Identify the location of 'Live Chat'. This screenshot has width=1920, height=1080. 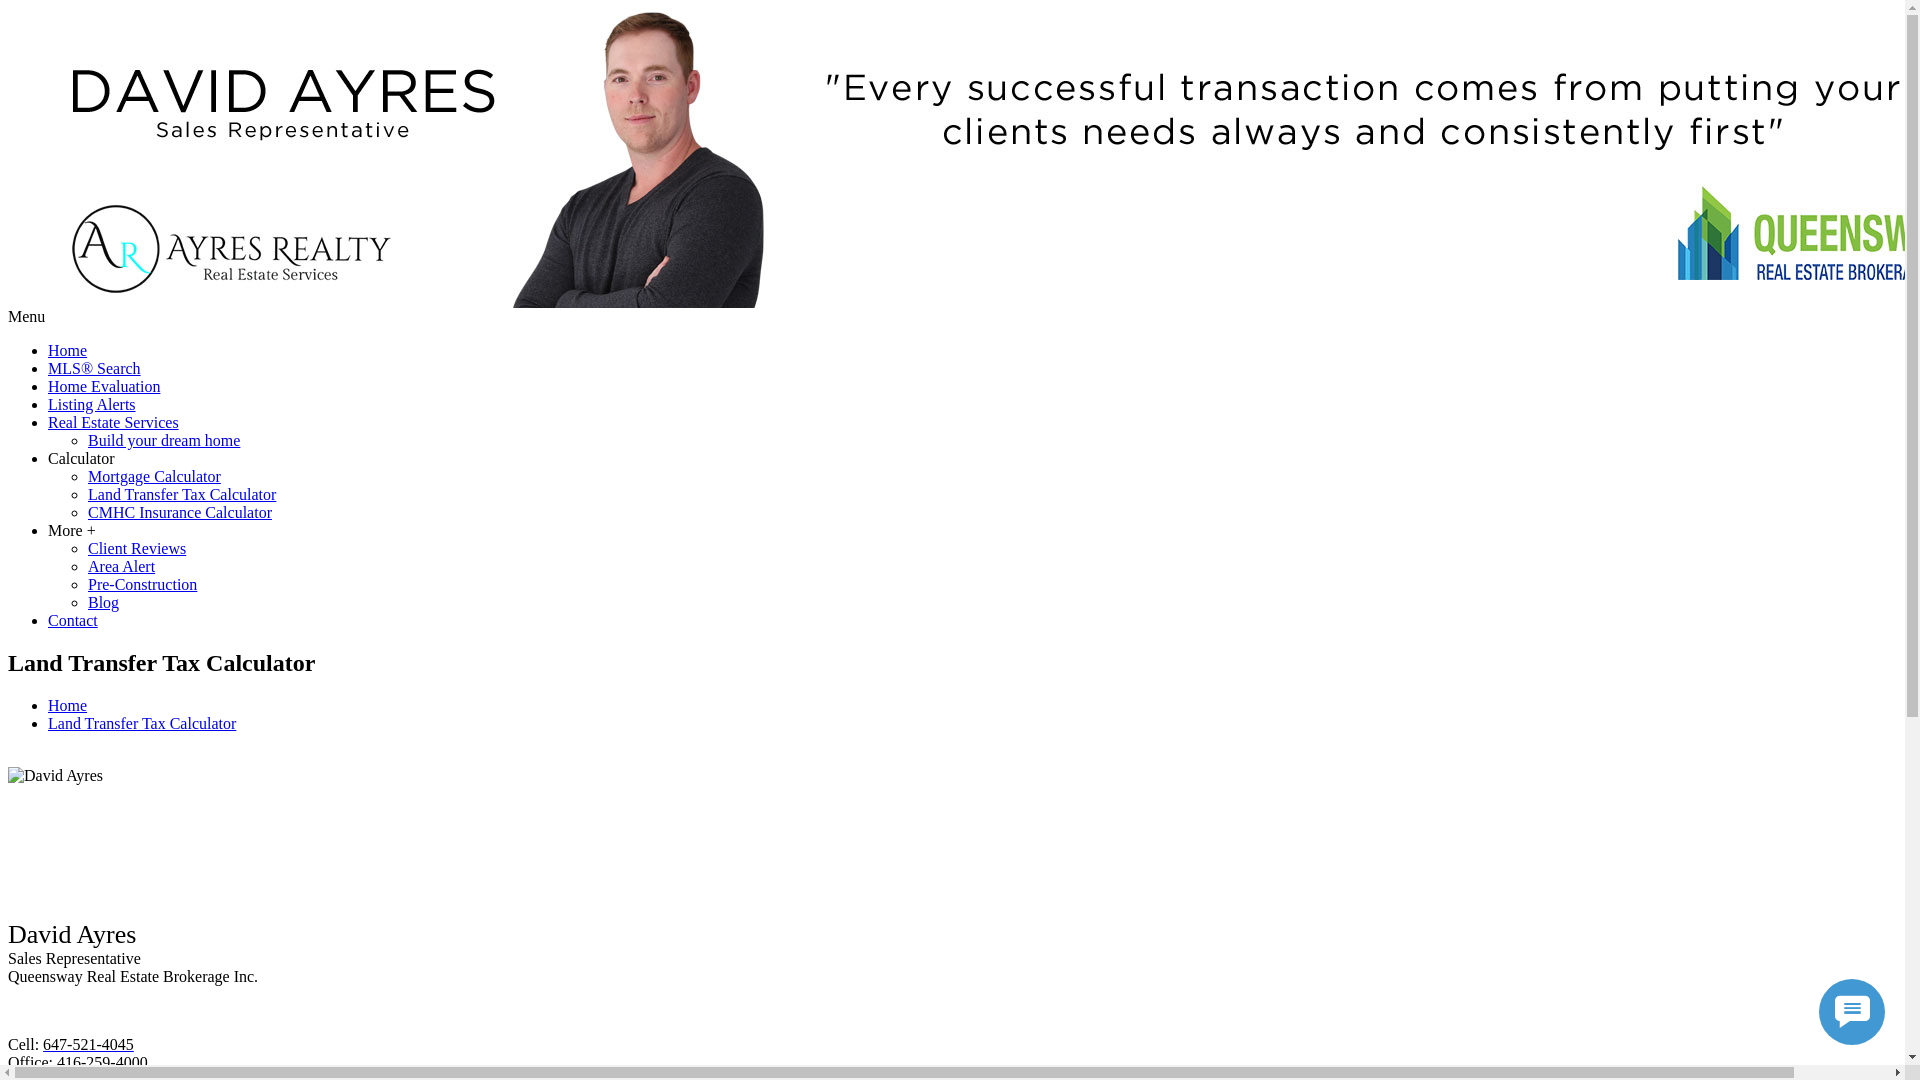
(1851, 1011).